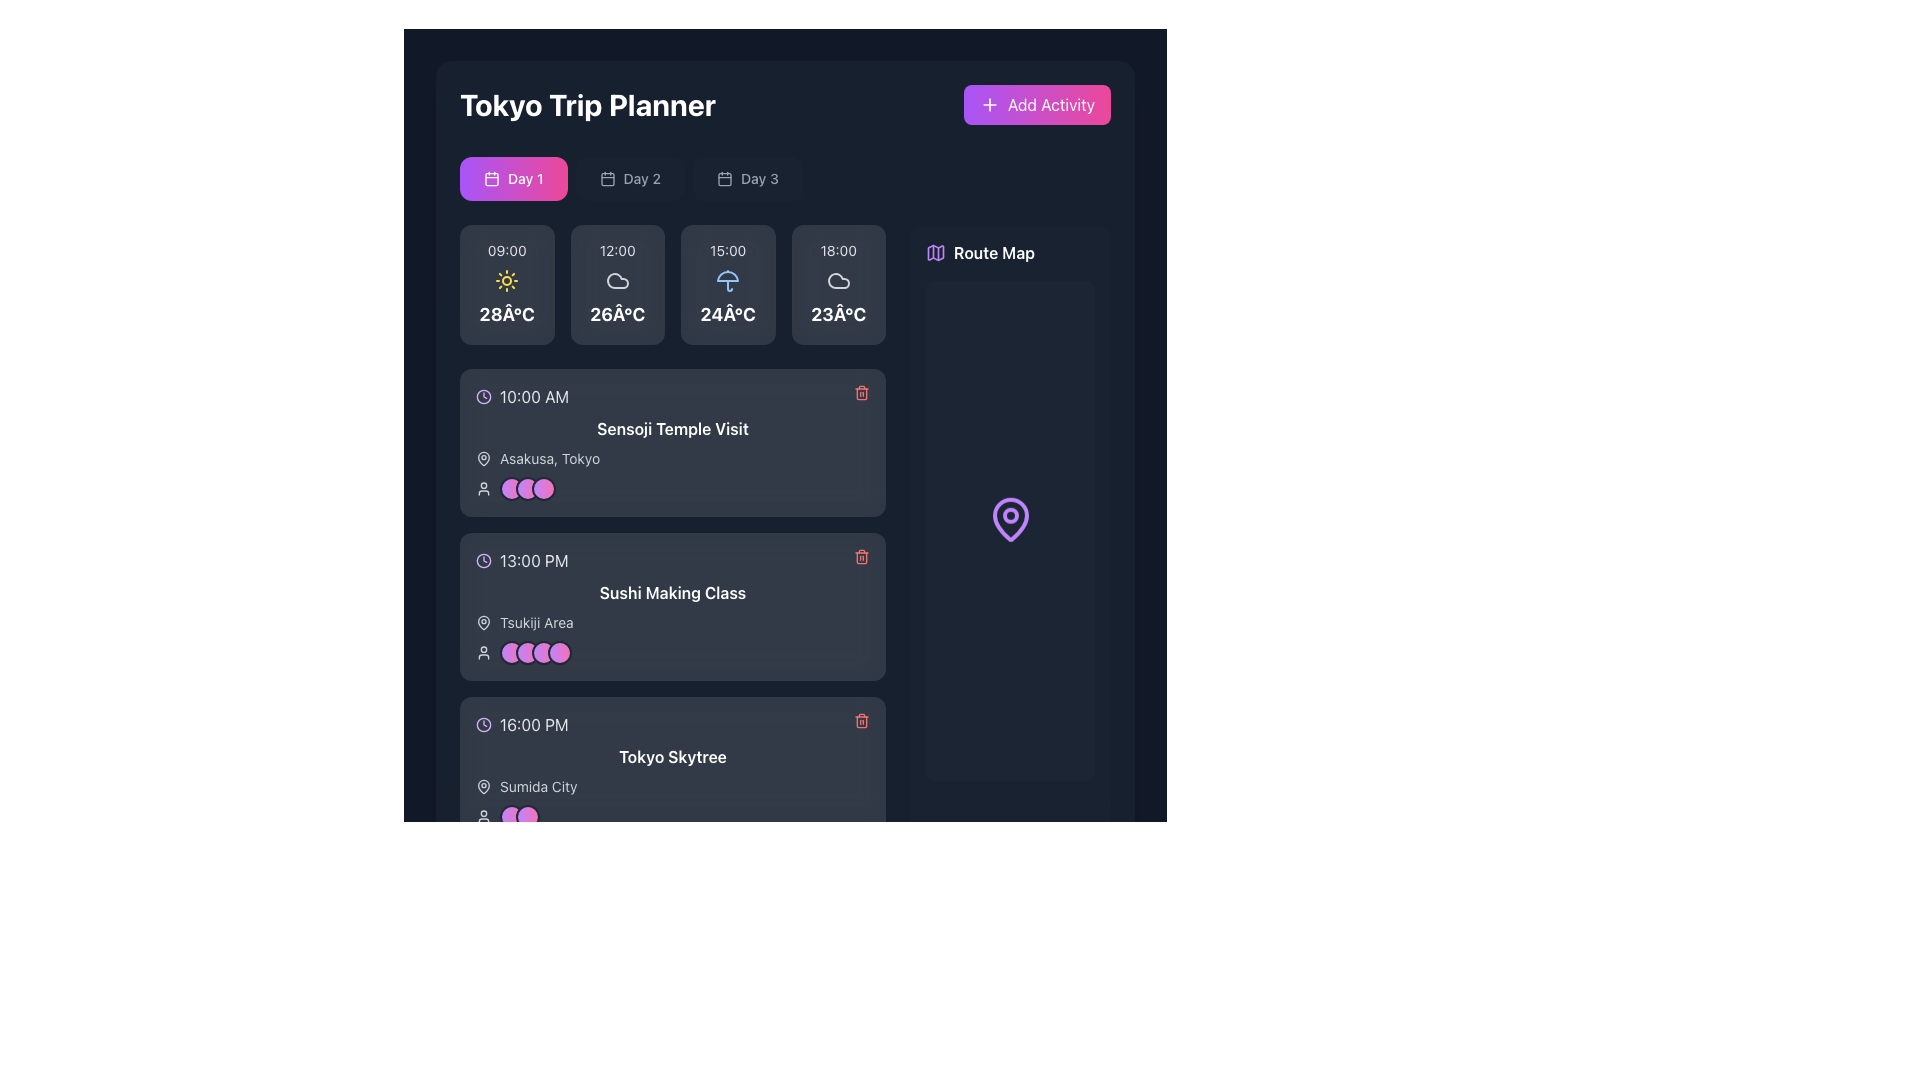  I want to click on the SVG icon component associated with the 'Day 3' button located at the left side of the button in the header section, so click(723, 177).